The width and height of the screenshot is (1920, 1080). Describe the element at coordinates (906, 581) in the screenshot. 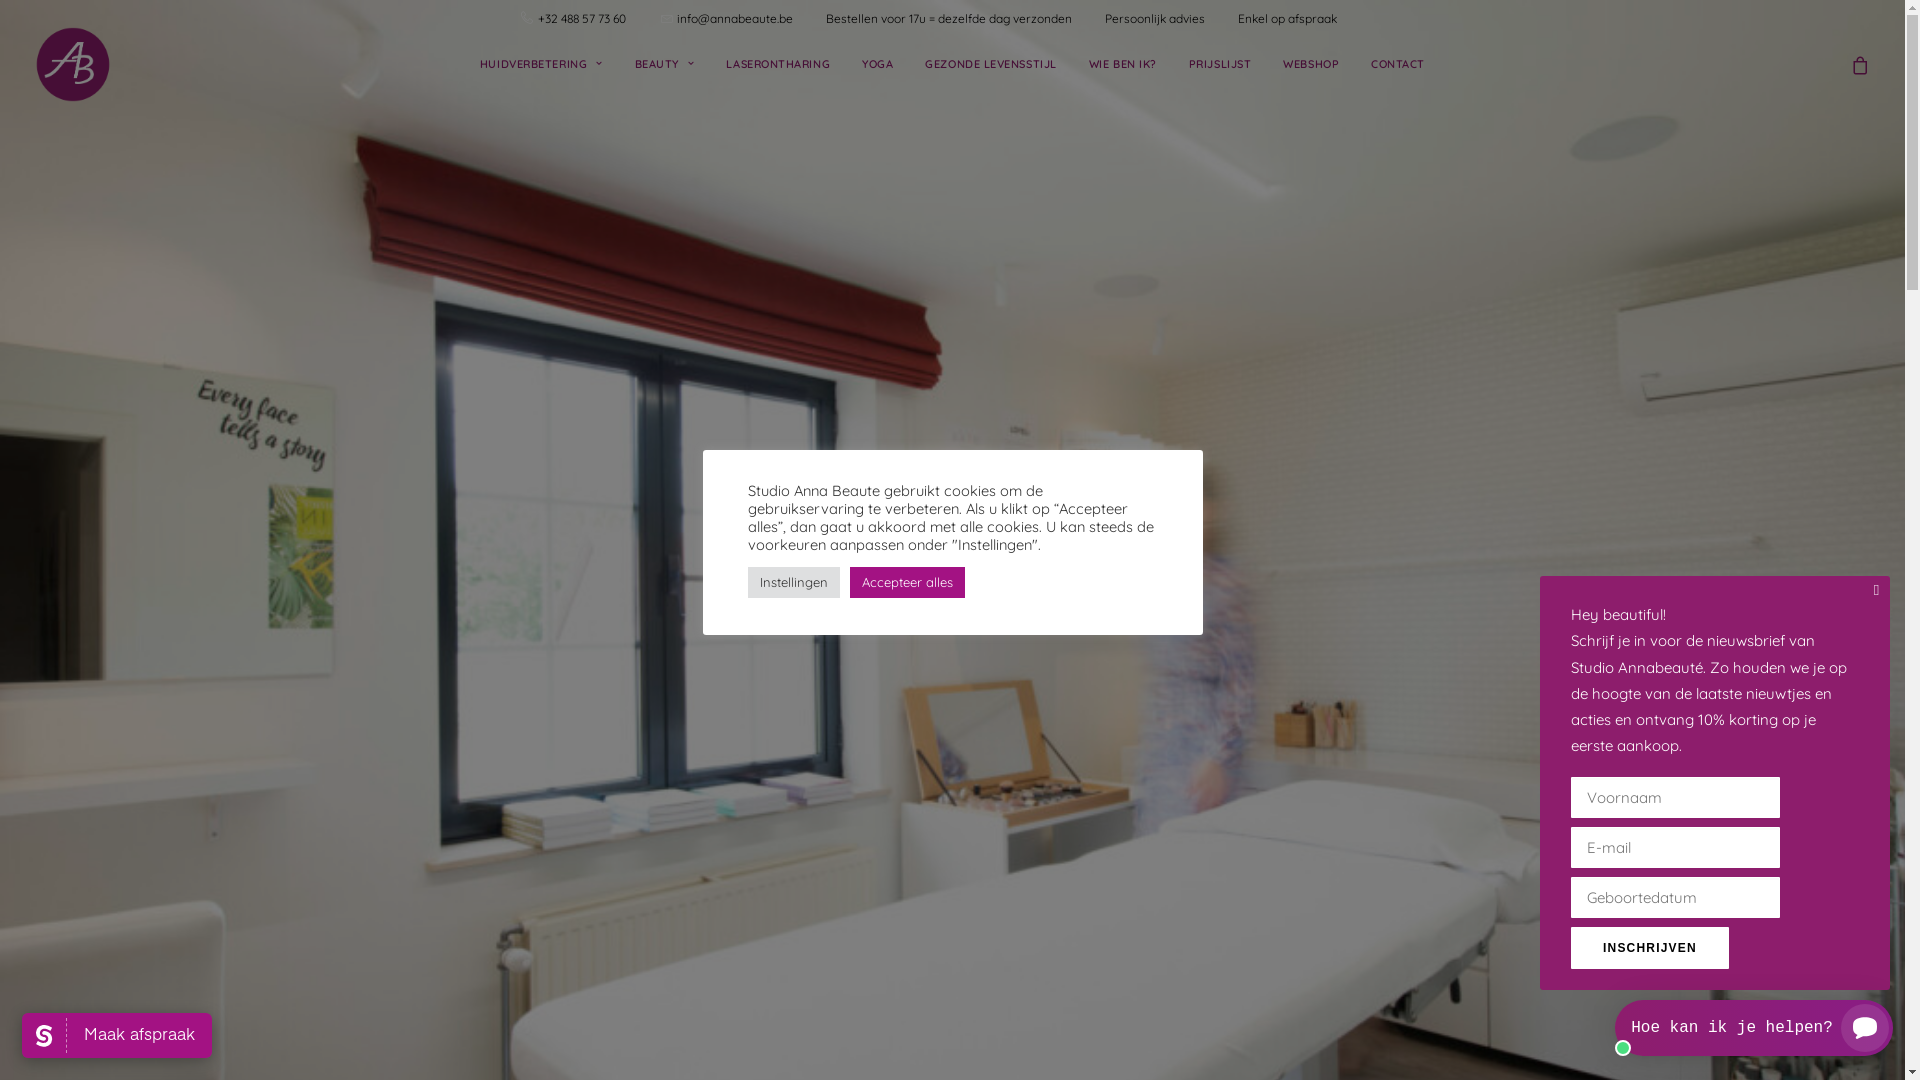

I see `'Accepteer alles'` at that location.